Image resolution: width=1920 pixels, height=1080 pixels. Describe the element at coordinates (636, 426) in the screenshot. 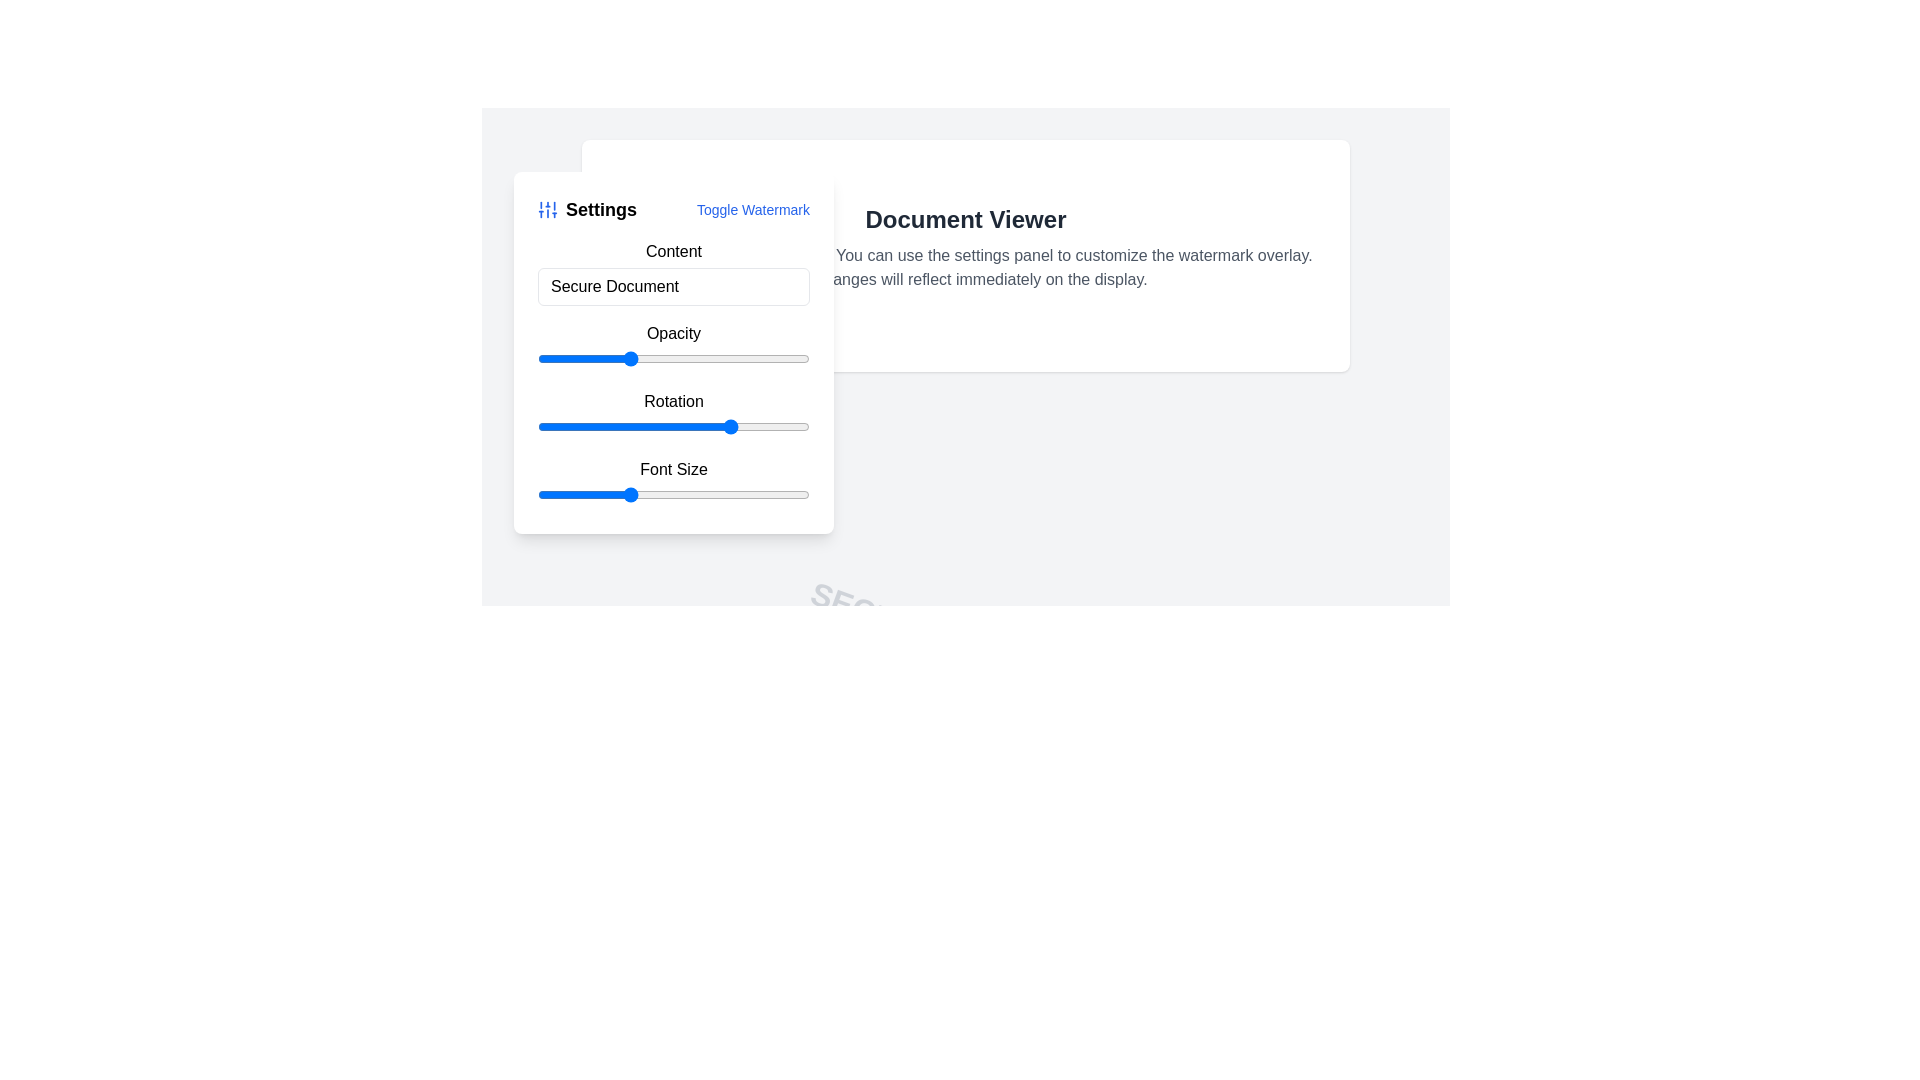

I see `rotation` at that location.